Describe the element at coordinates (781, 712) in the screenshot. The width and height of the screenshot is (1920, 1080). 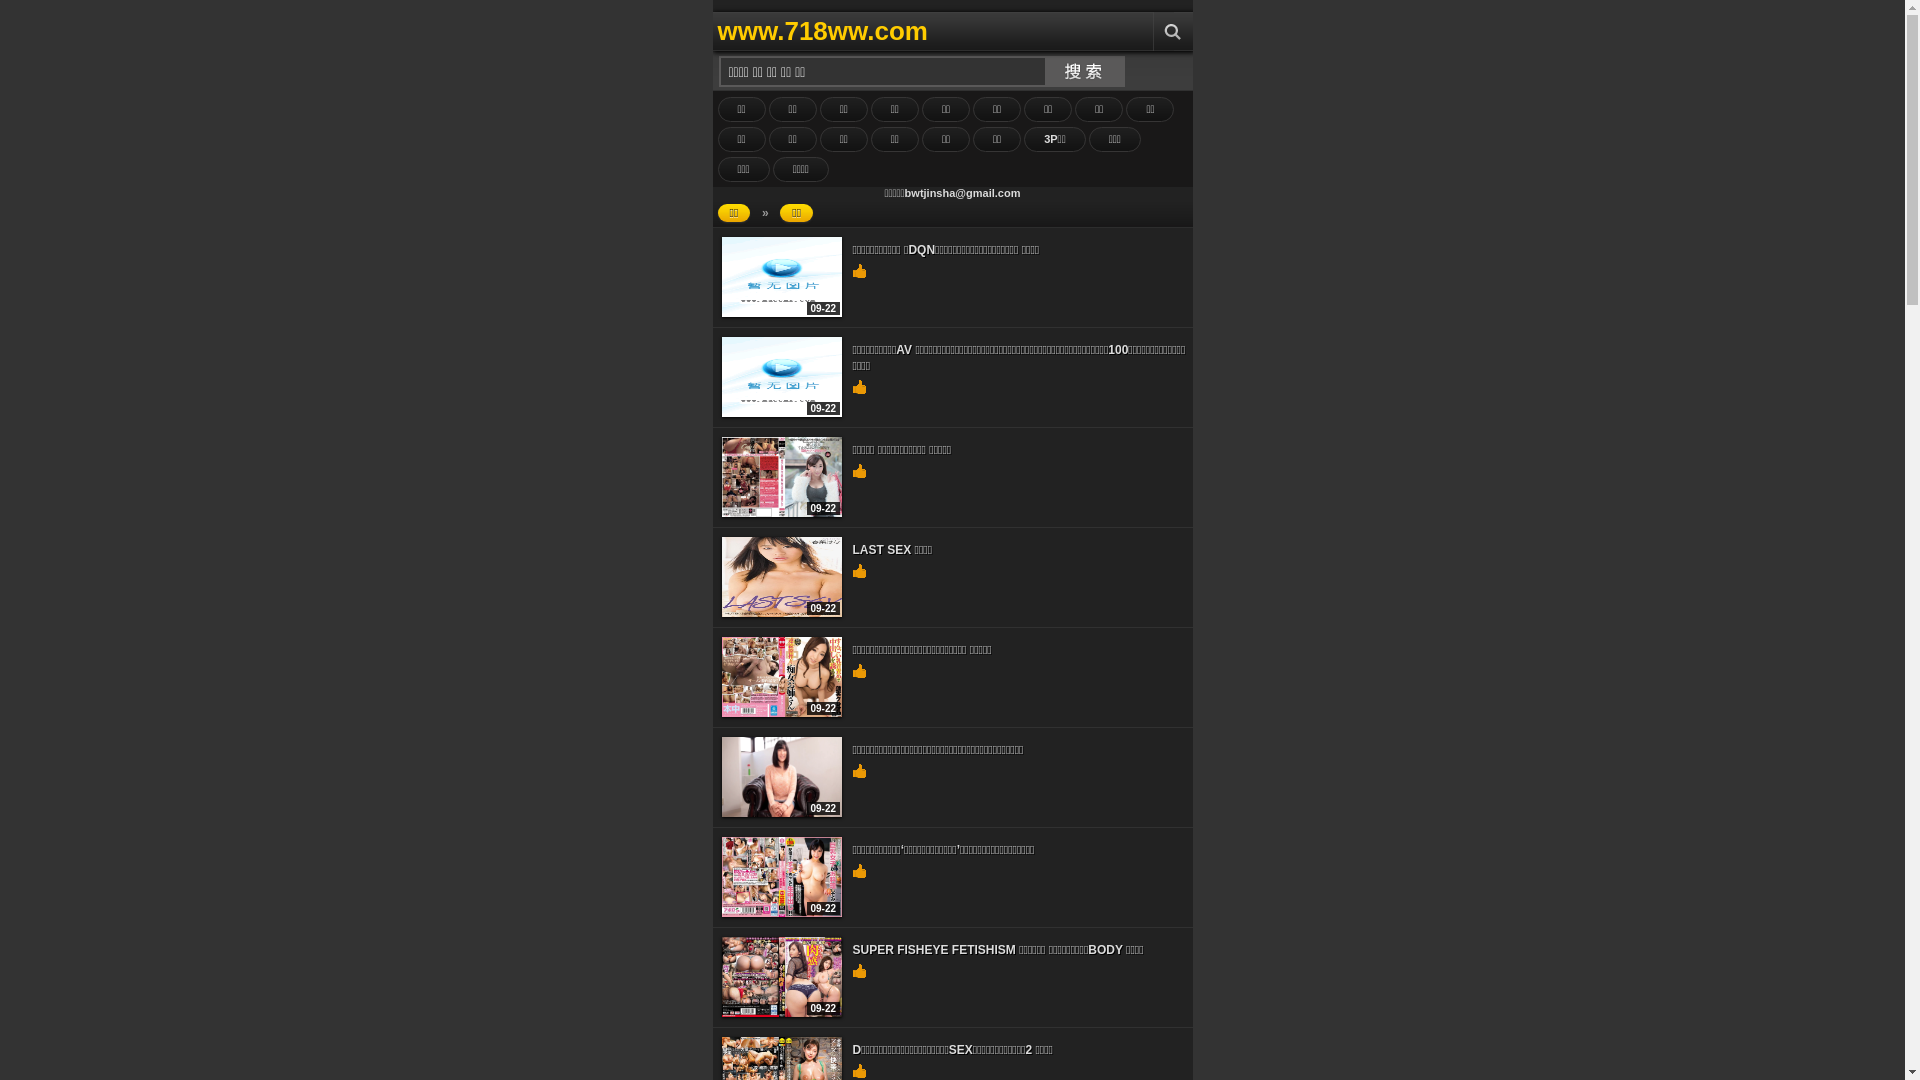
I see `'09-22'` at that location.